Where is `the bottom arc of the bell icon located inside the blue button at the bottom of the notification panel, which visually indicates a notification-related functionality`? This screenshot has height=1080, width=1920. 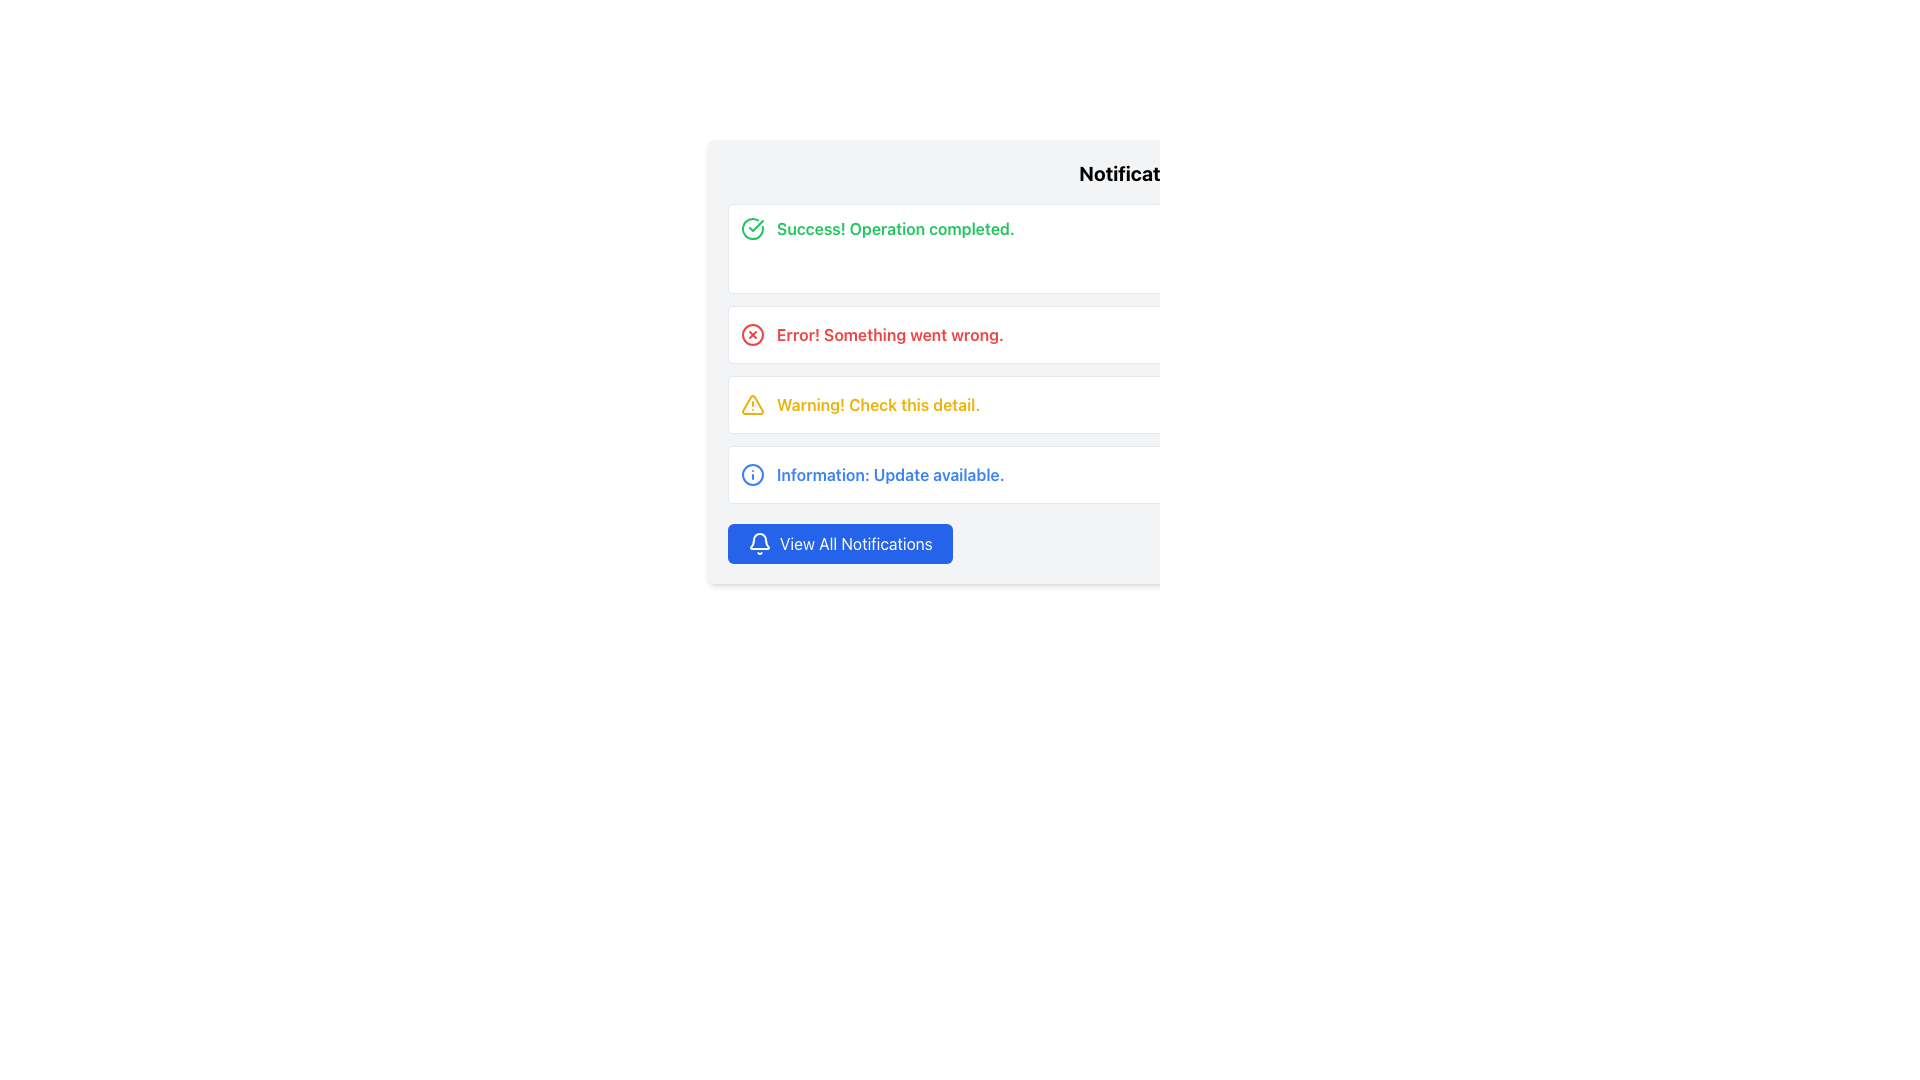 the bottom arc of the bell icon located inside the blue button at the bottom of the notification panel, which visually indicates a notification-related functionality is located at coordinates (758, 541).